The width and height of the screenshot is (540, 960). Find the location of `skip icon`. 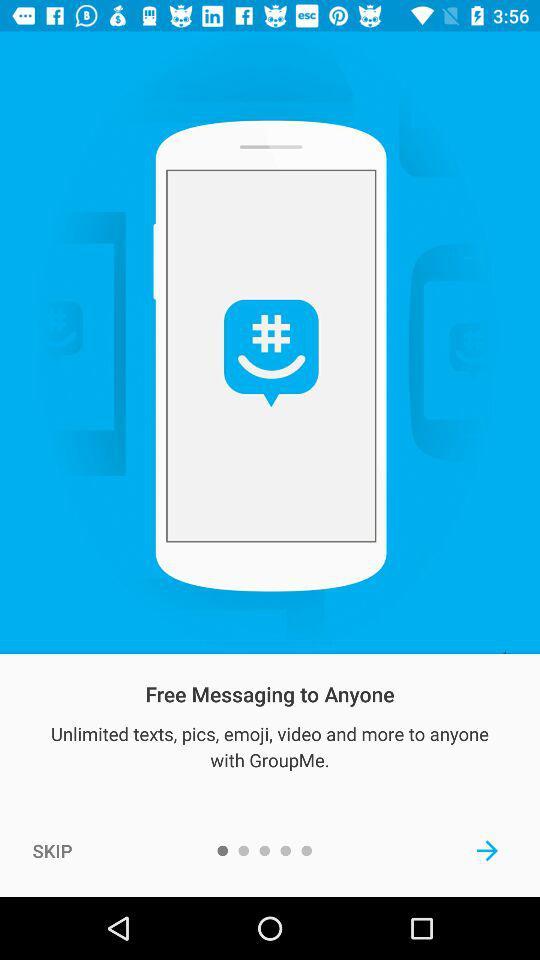

skip icon is located at coordinates (52, 849).